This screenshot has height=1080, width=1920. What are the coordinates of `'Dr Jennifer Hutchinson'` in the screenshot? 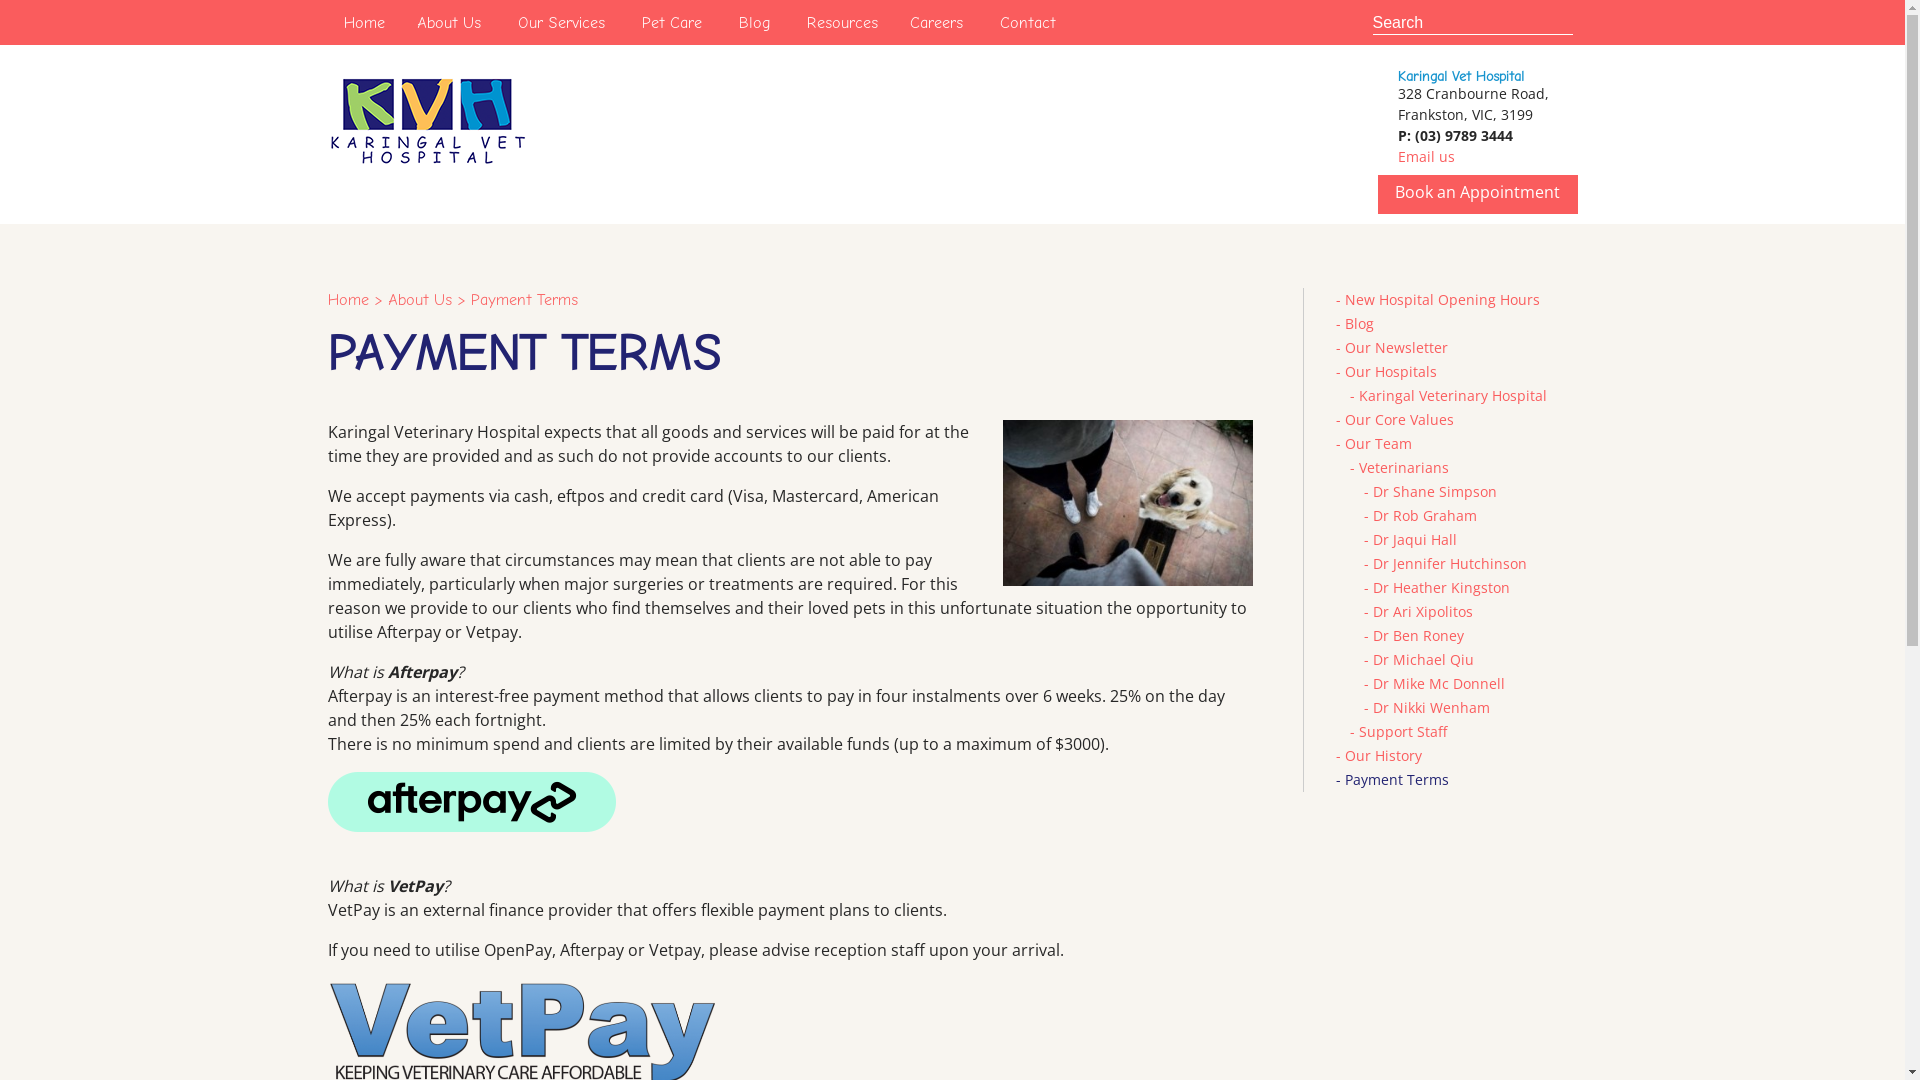 It's located at (1449, 563).